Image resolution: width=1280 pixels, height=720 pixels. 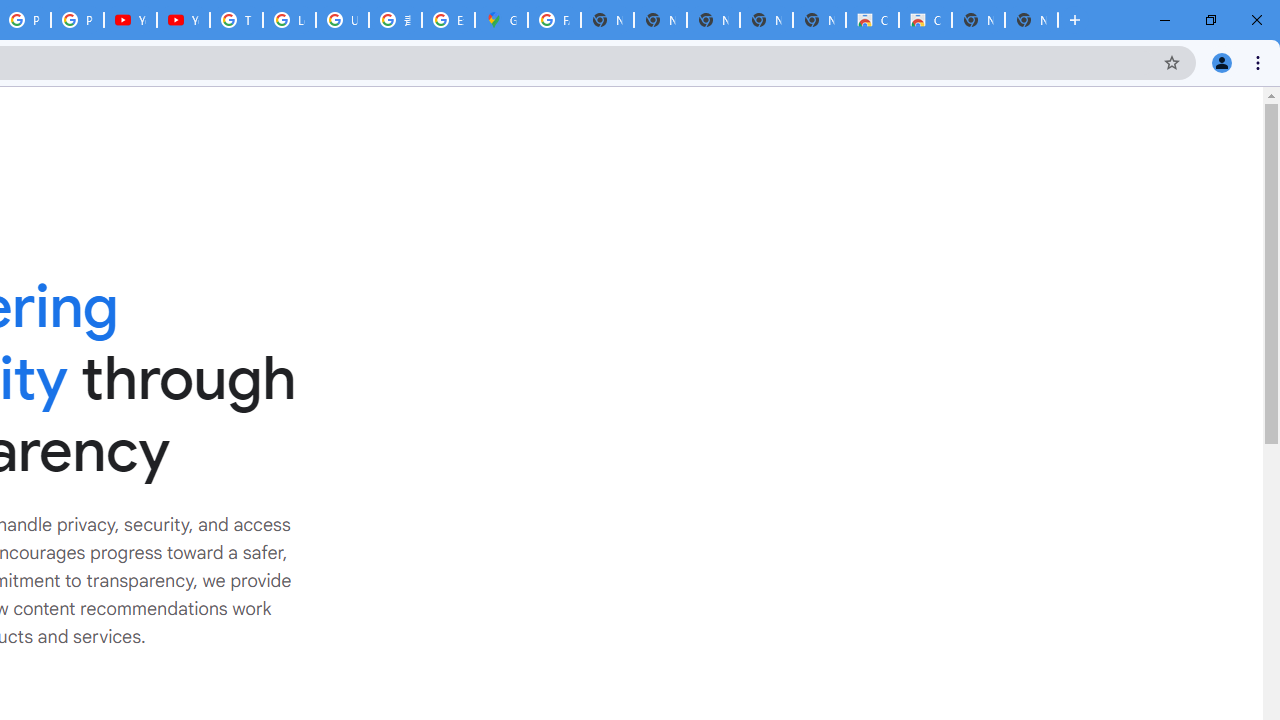 What do you see at coordinates (1031, 20) in the screenshot?
I see `'New Tab'` at bounding box center [1031, 20].